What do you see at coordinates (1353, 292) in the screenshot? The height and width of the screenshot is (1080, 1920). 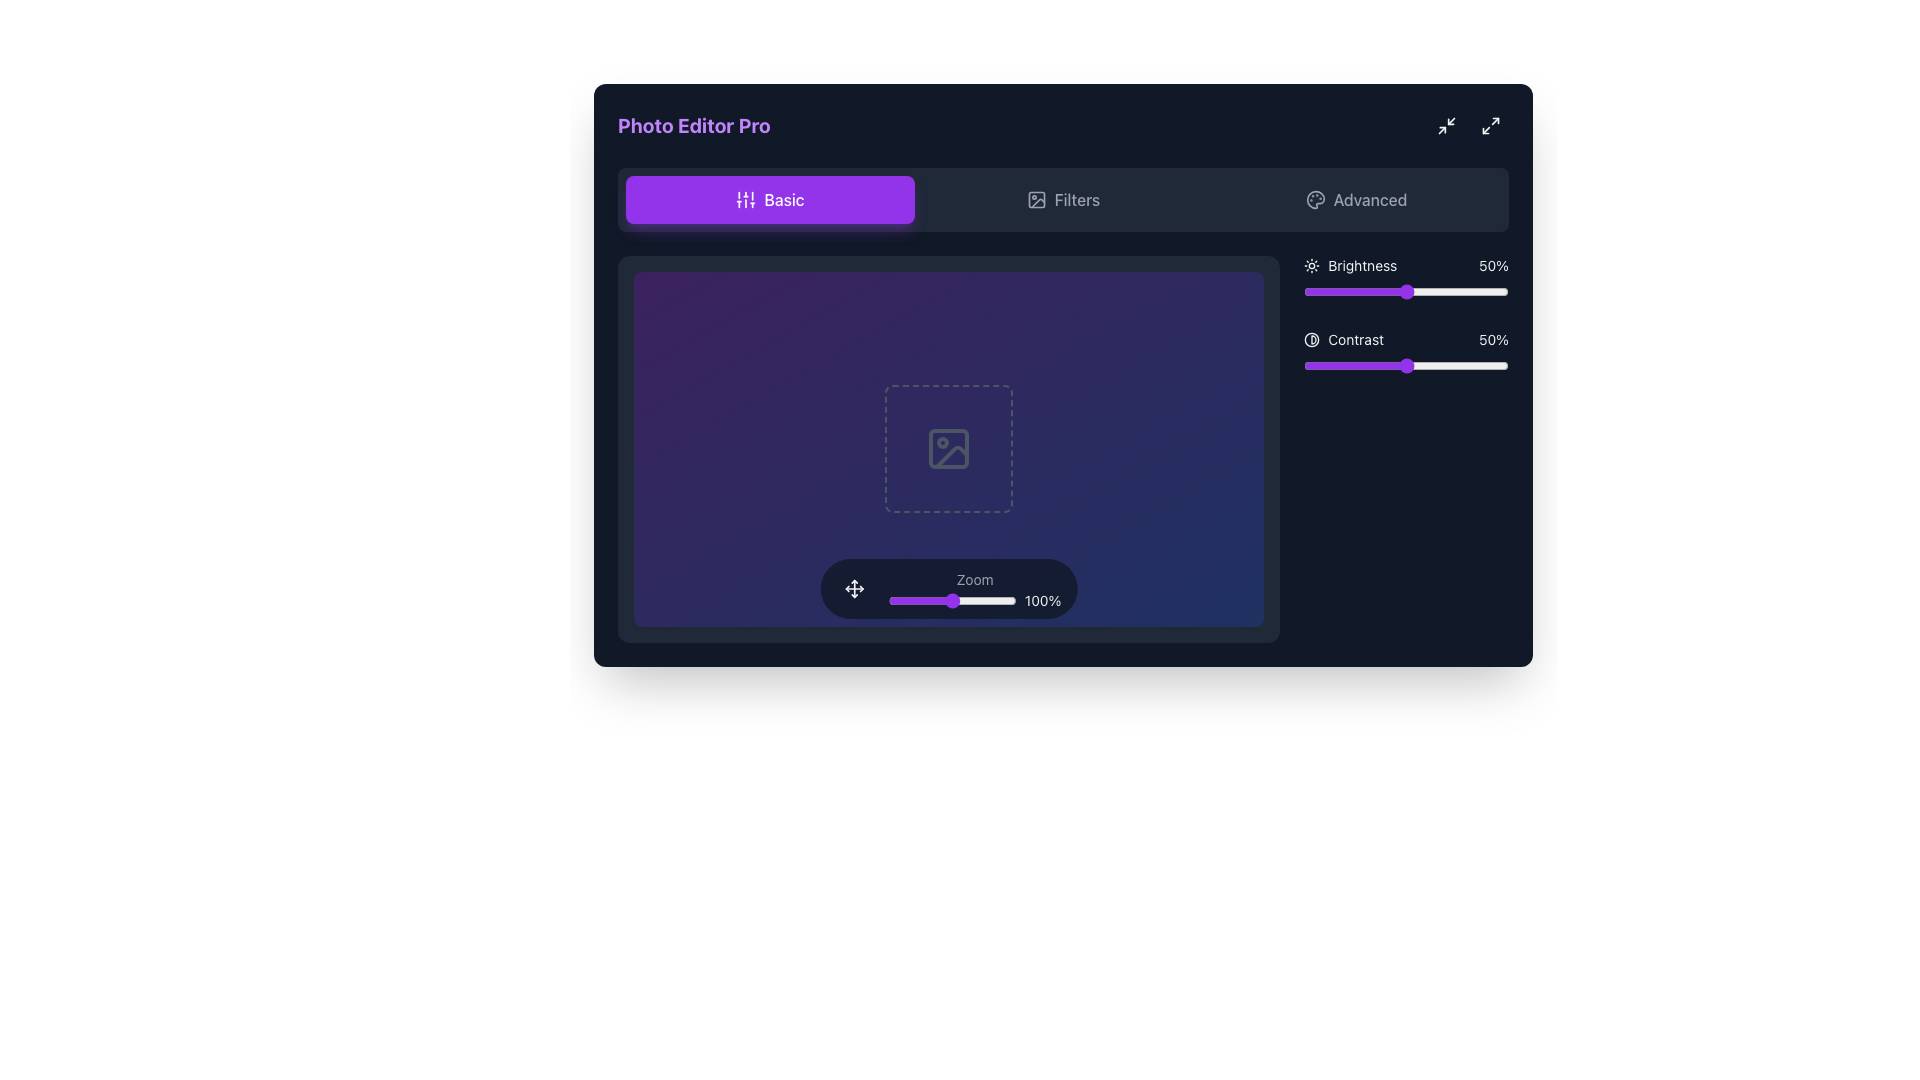 I see `slider value` at bounding box center [1353, 292].